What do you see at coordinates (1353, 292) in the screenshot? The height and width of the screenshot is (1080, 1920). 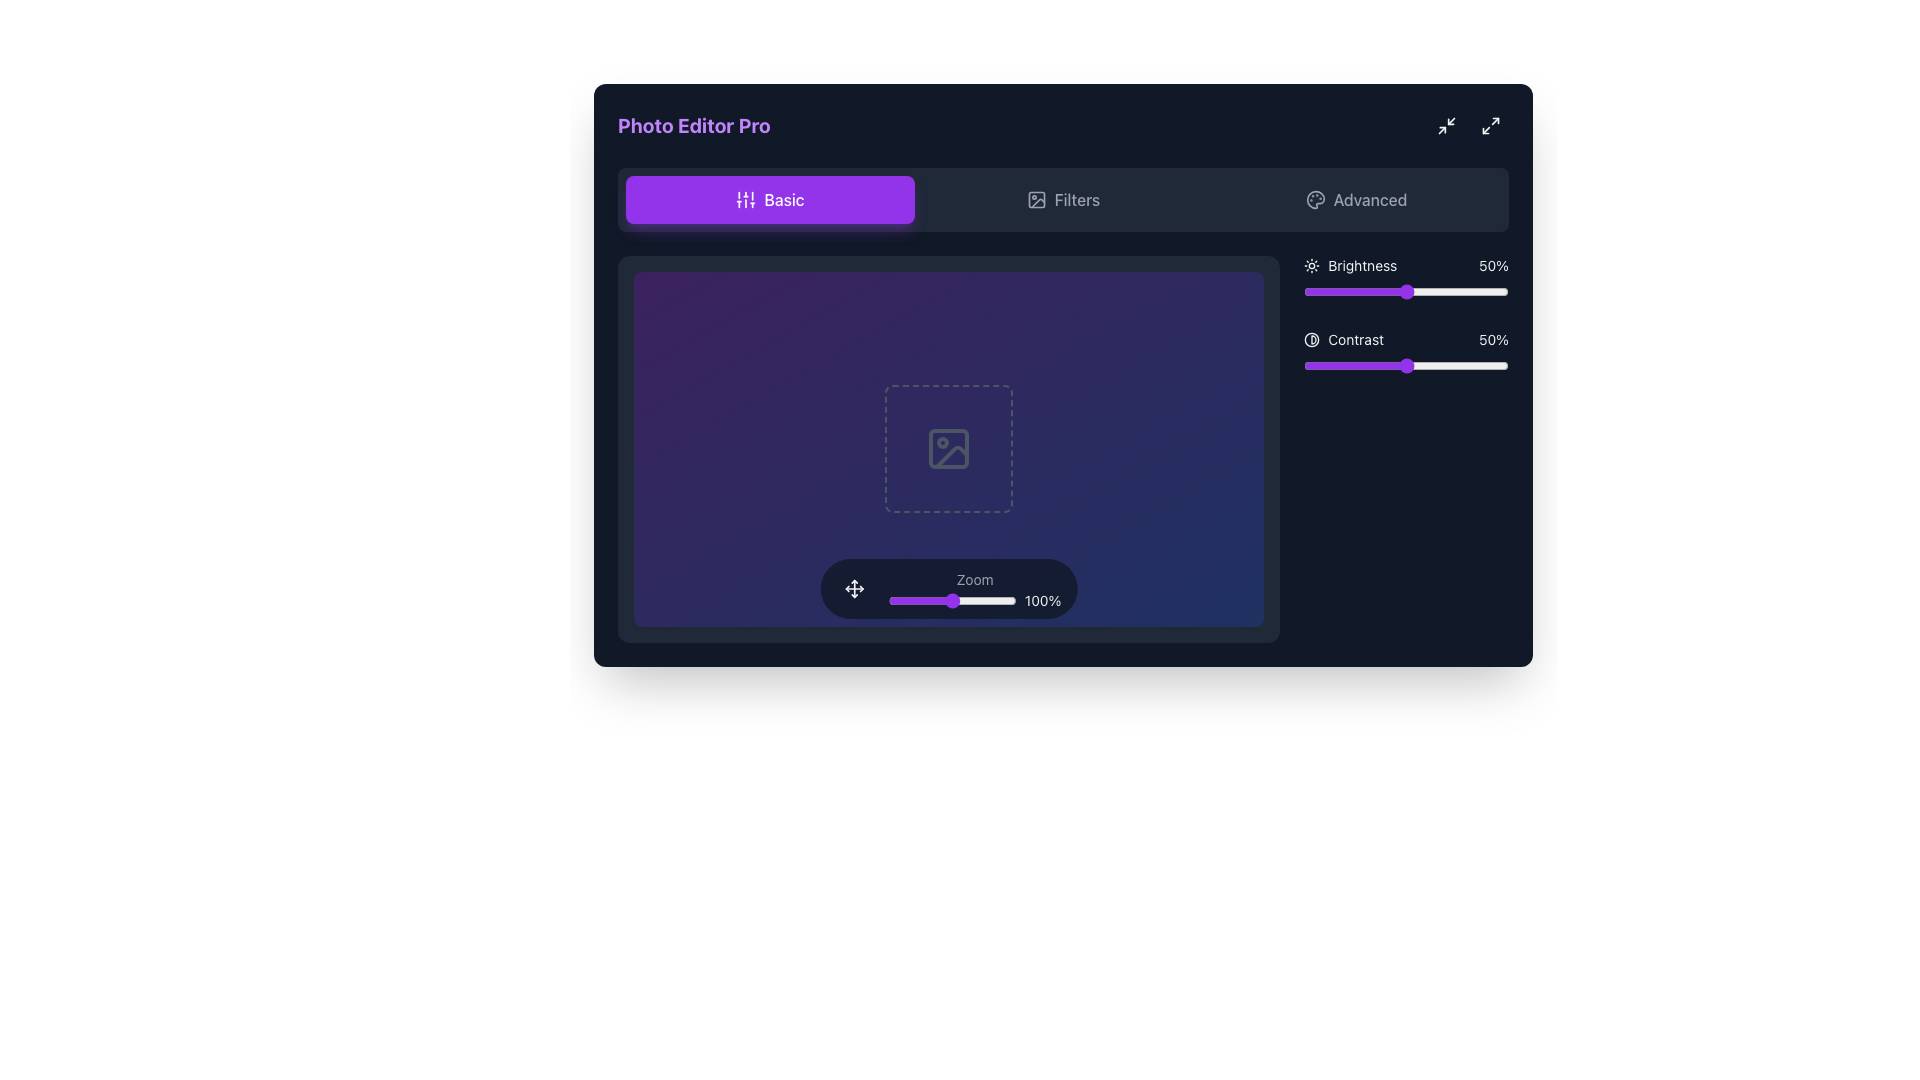 I see `slider value` at bounding box center [1353, 292].